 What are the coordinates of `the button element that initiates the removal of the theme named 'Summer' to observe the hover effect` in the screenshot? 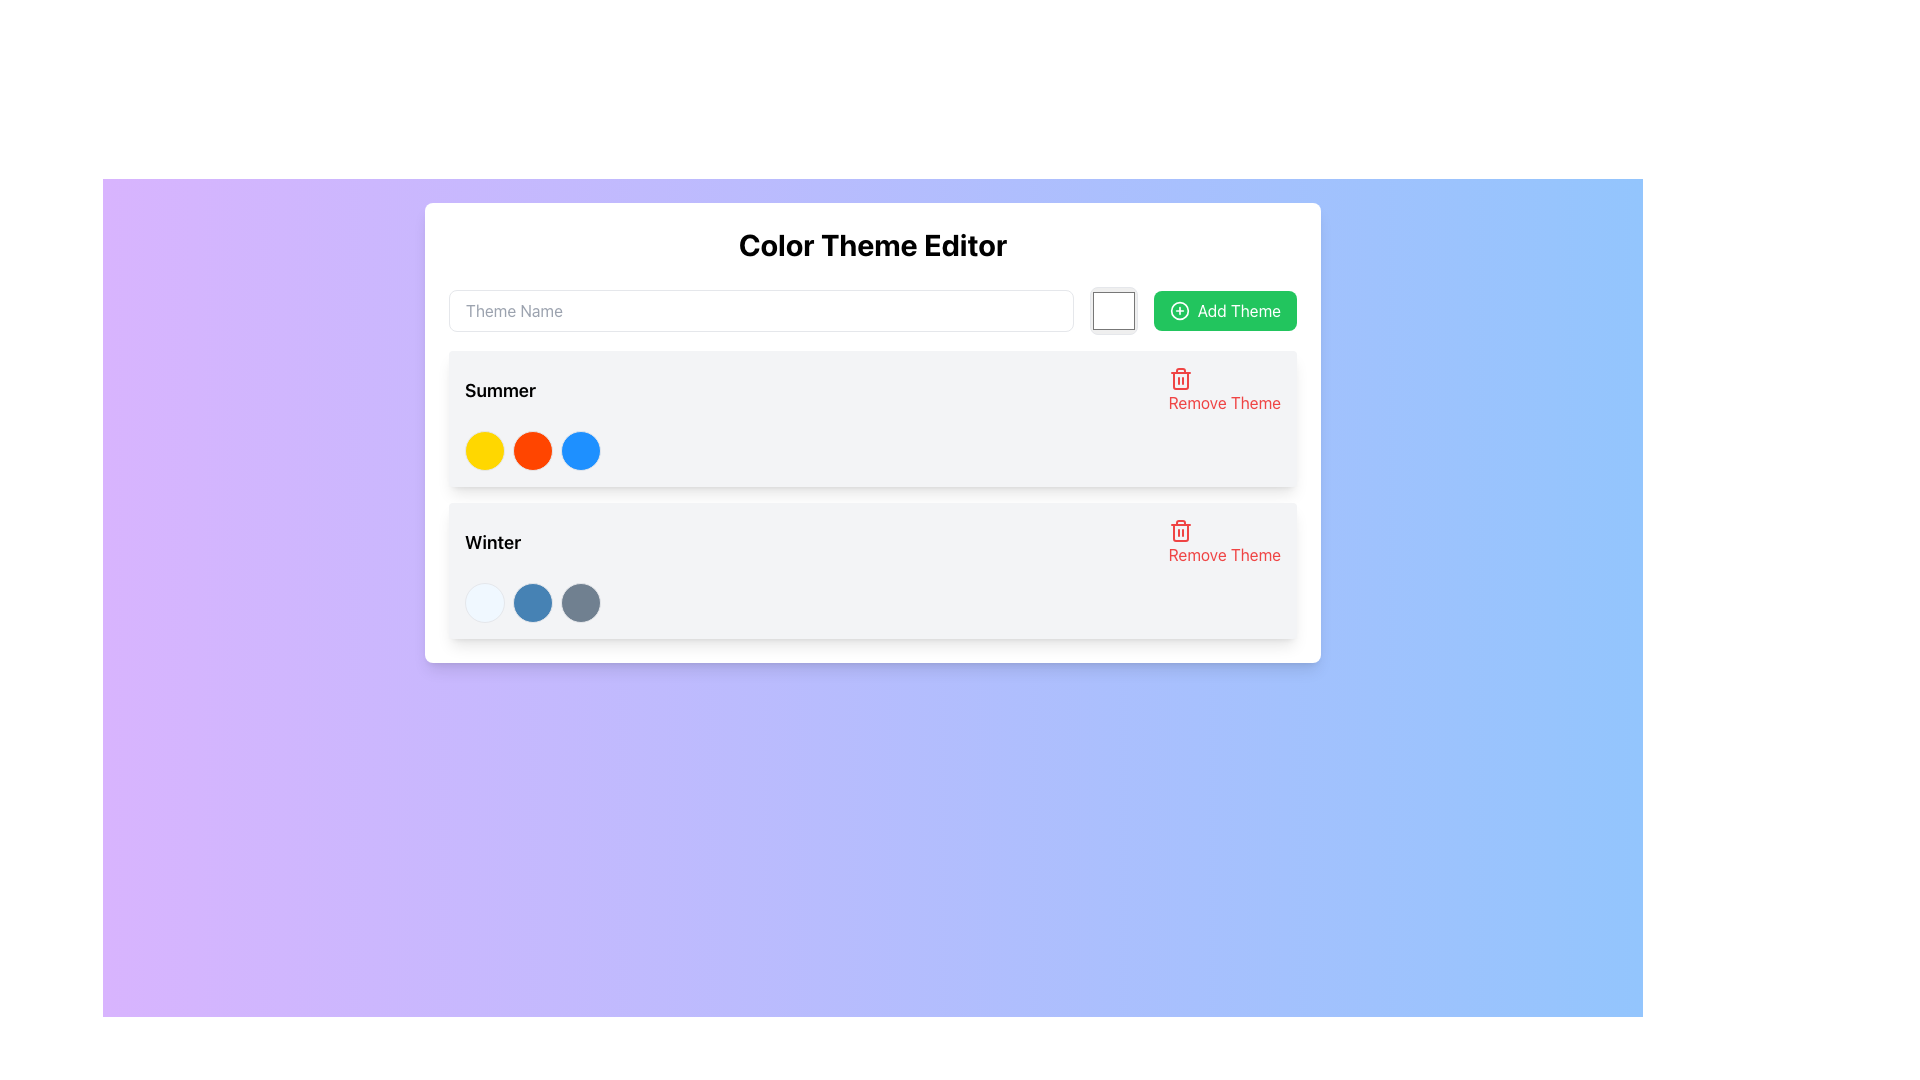 It's located at (1223, 390).